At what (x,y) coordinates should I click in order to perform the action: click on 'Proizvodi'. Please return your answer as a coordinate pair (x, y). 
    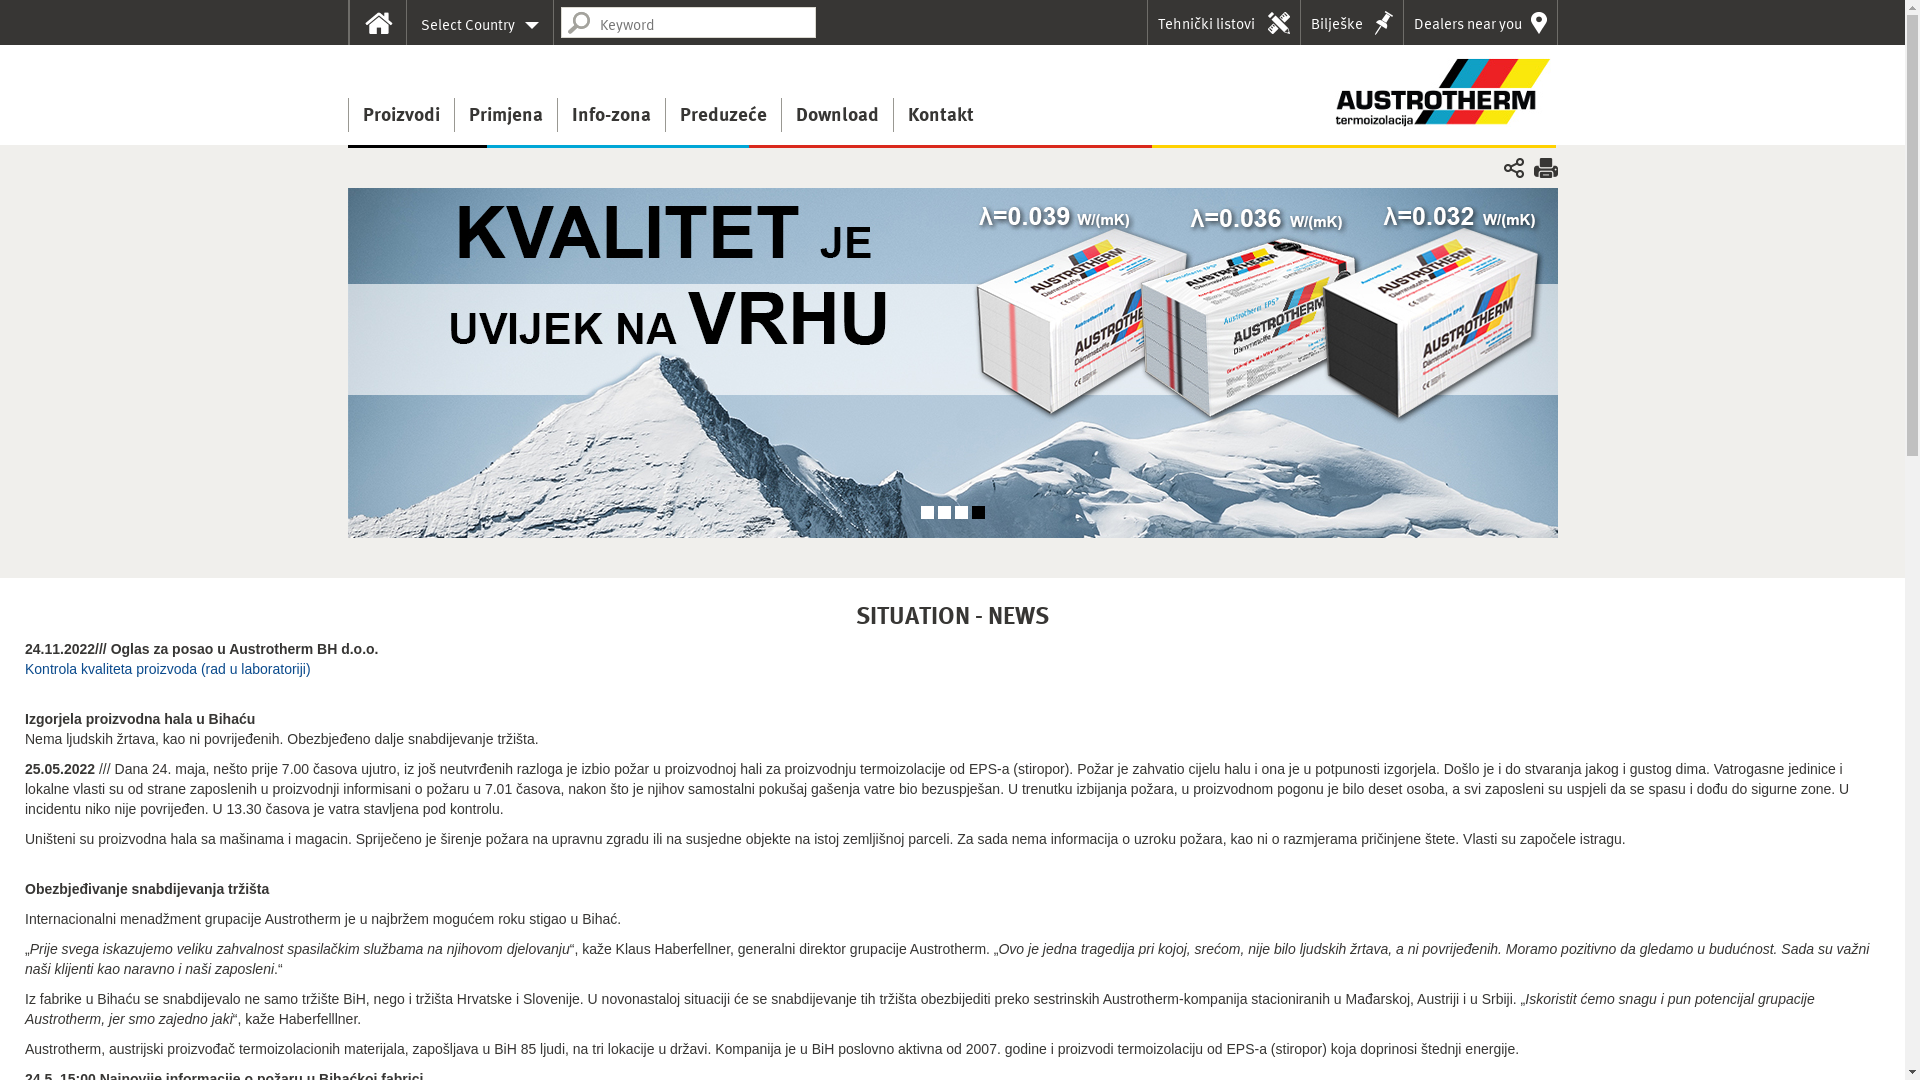
    Looking at the image, I should click on (400, 115).